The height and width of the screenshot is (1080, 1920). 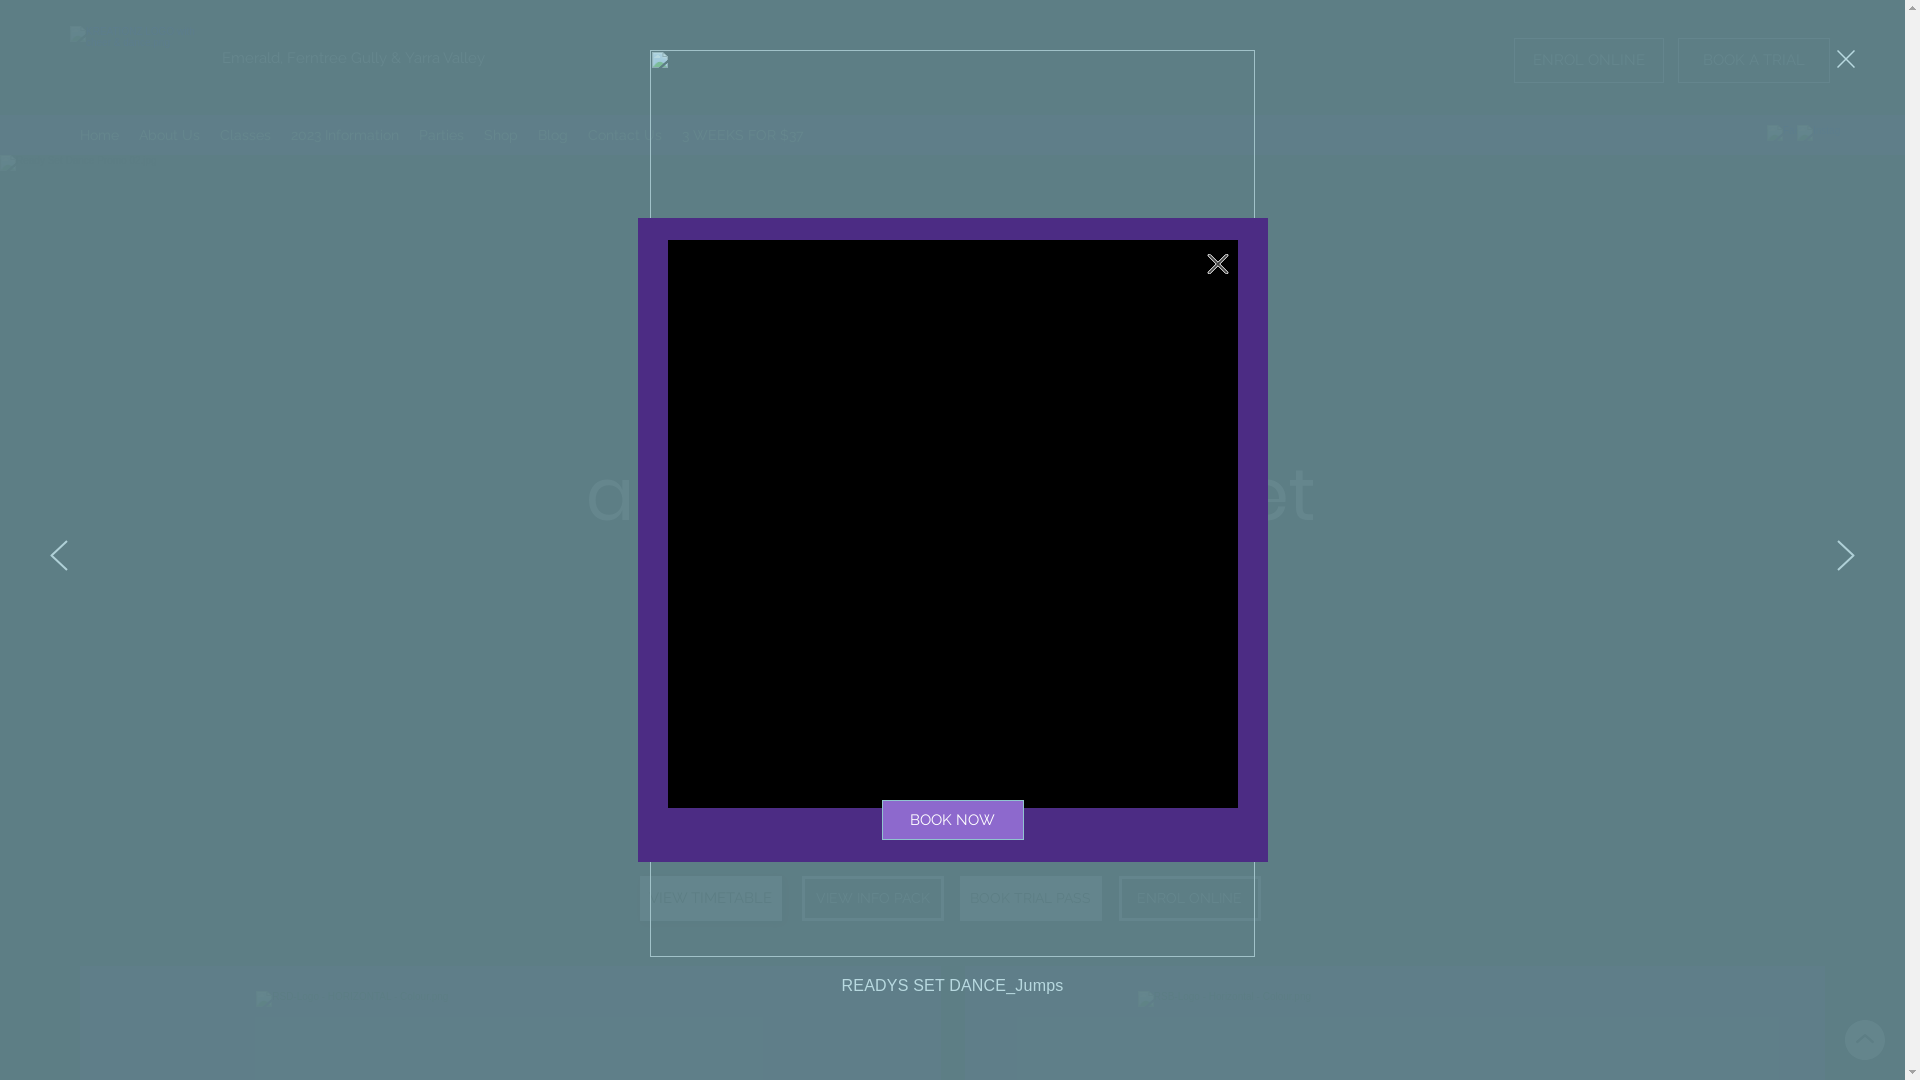 I want to click on '2023 Information', so click(x=345, y=135).